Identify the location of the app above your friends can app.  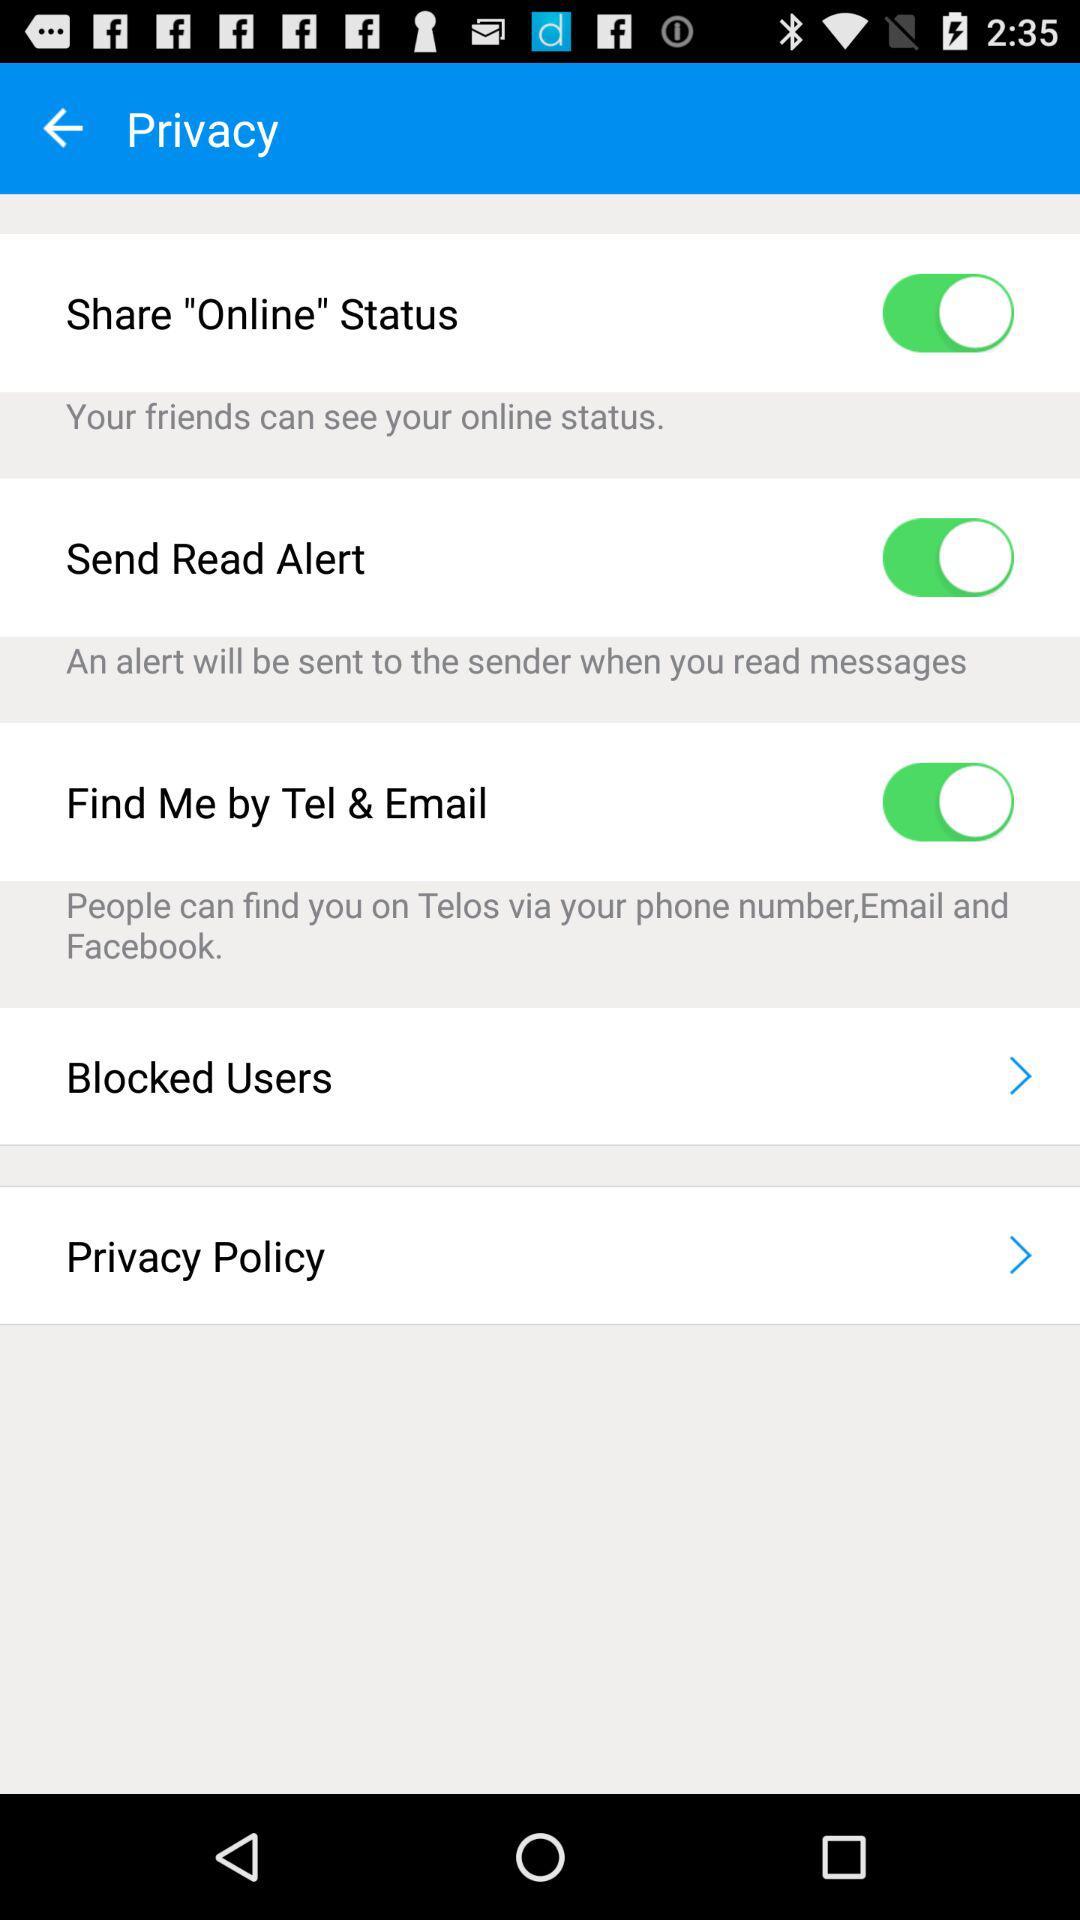
(947, 312).